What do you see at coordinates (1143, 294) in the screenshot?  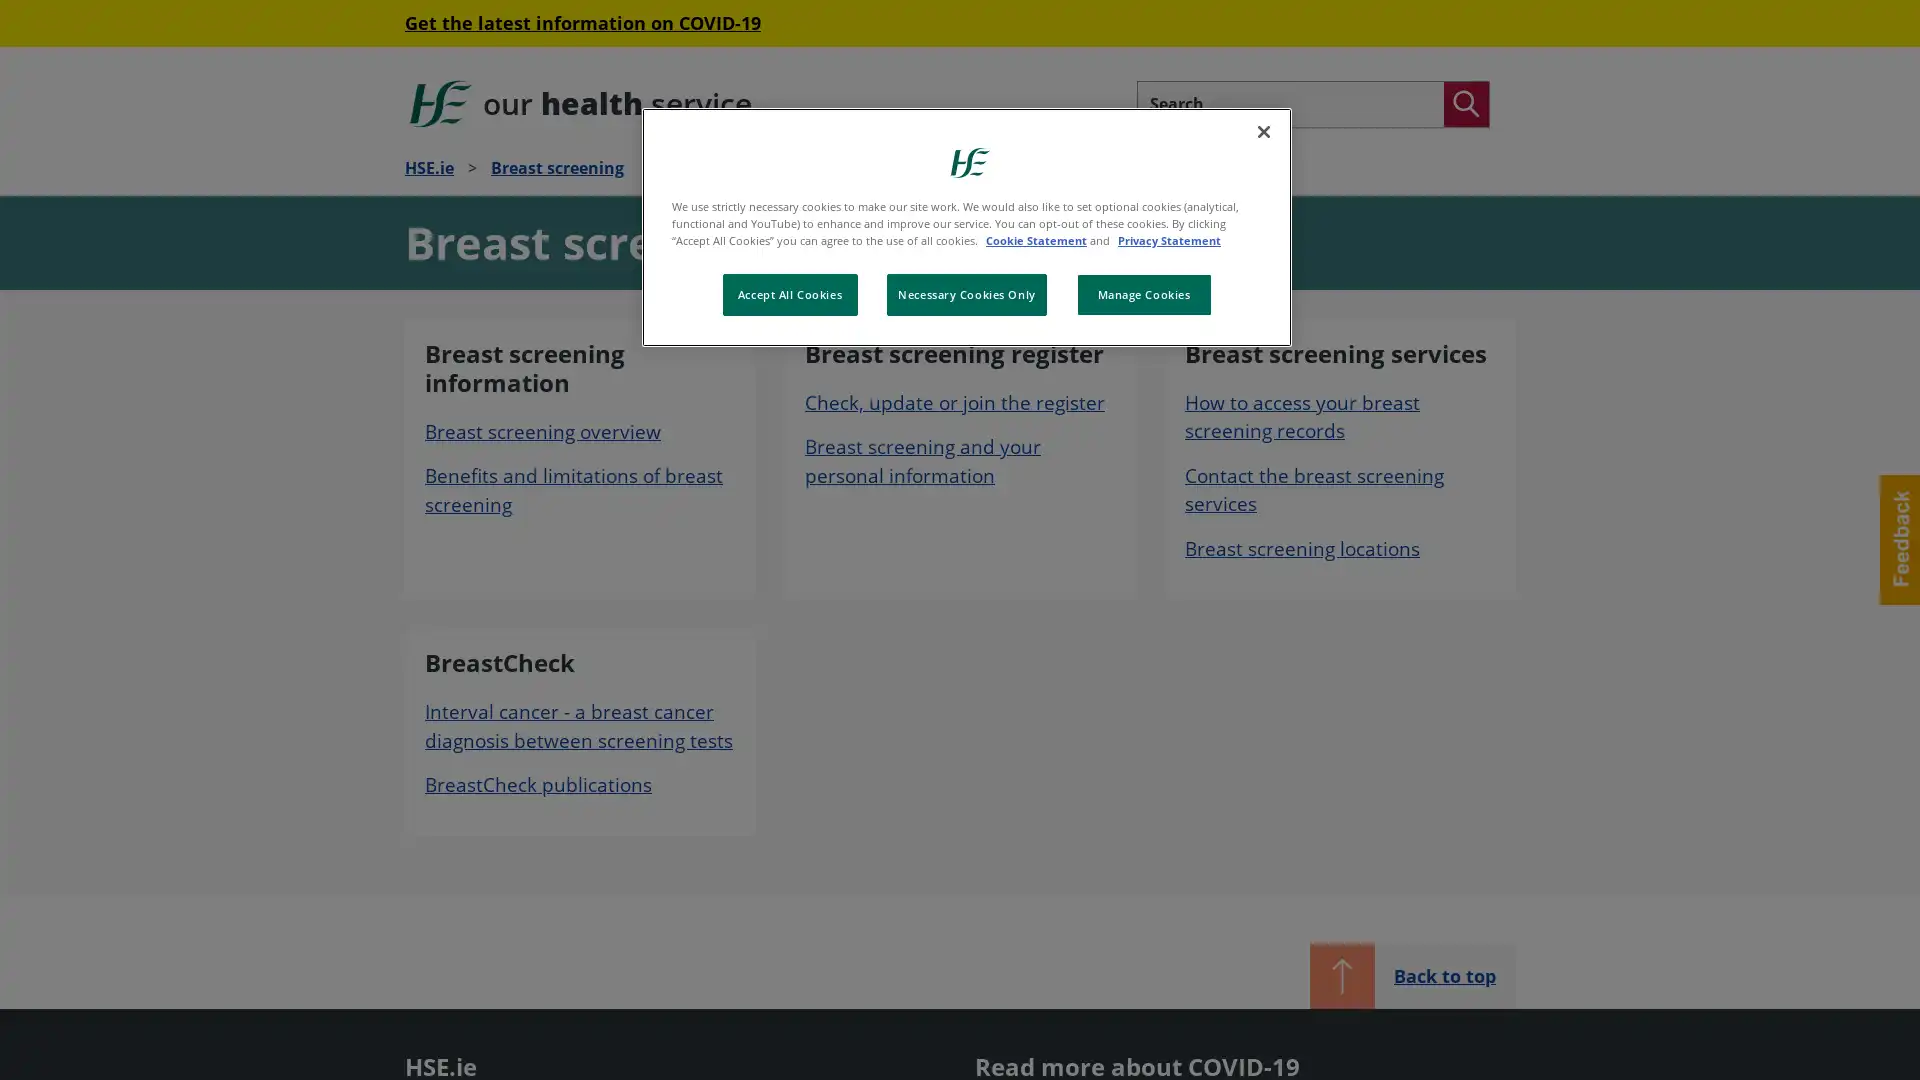 I see `Manage Cookies` at bounding box center [1143, 294].